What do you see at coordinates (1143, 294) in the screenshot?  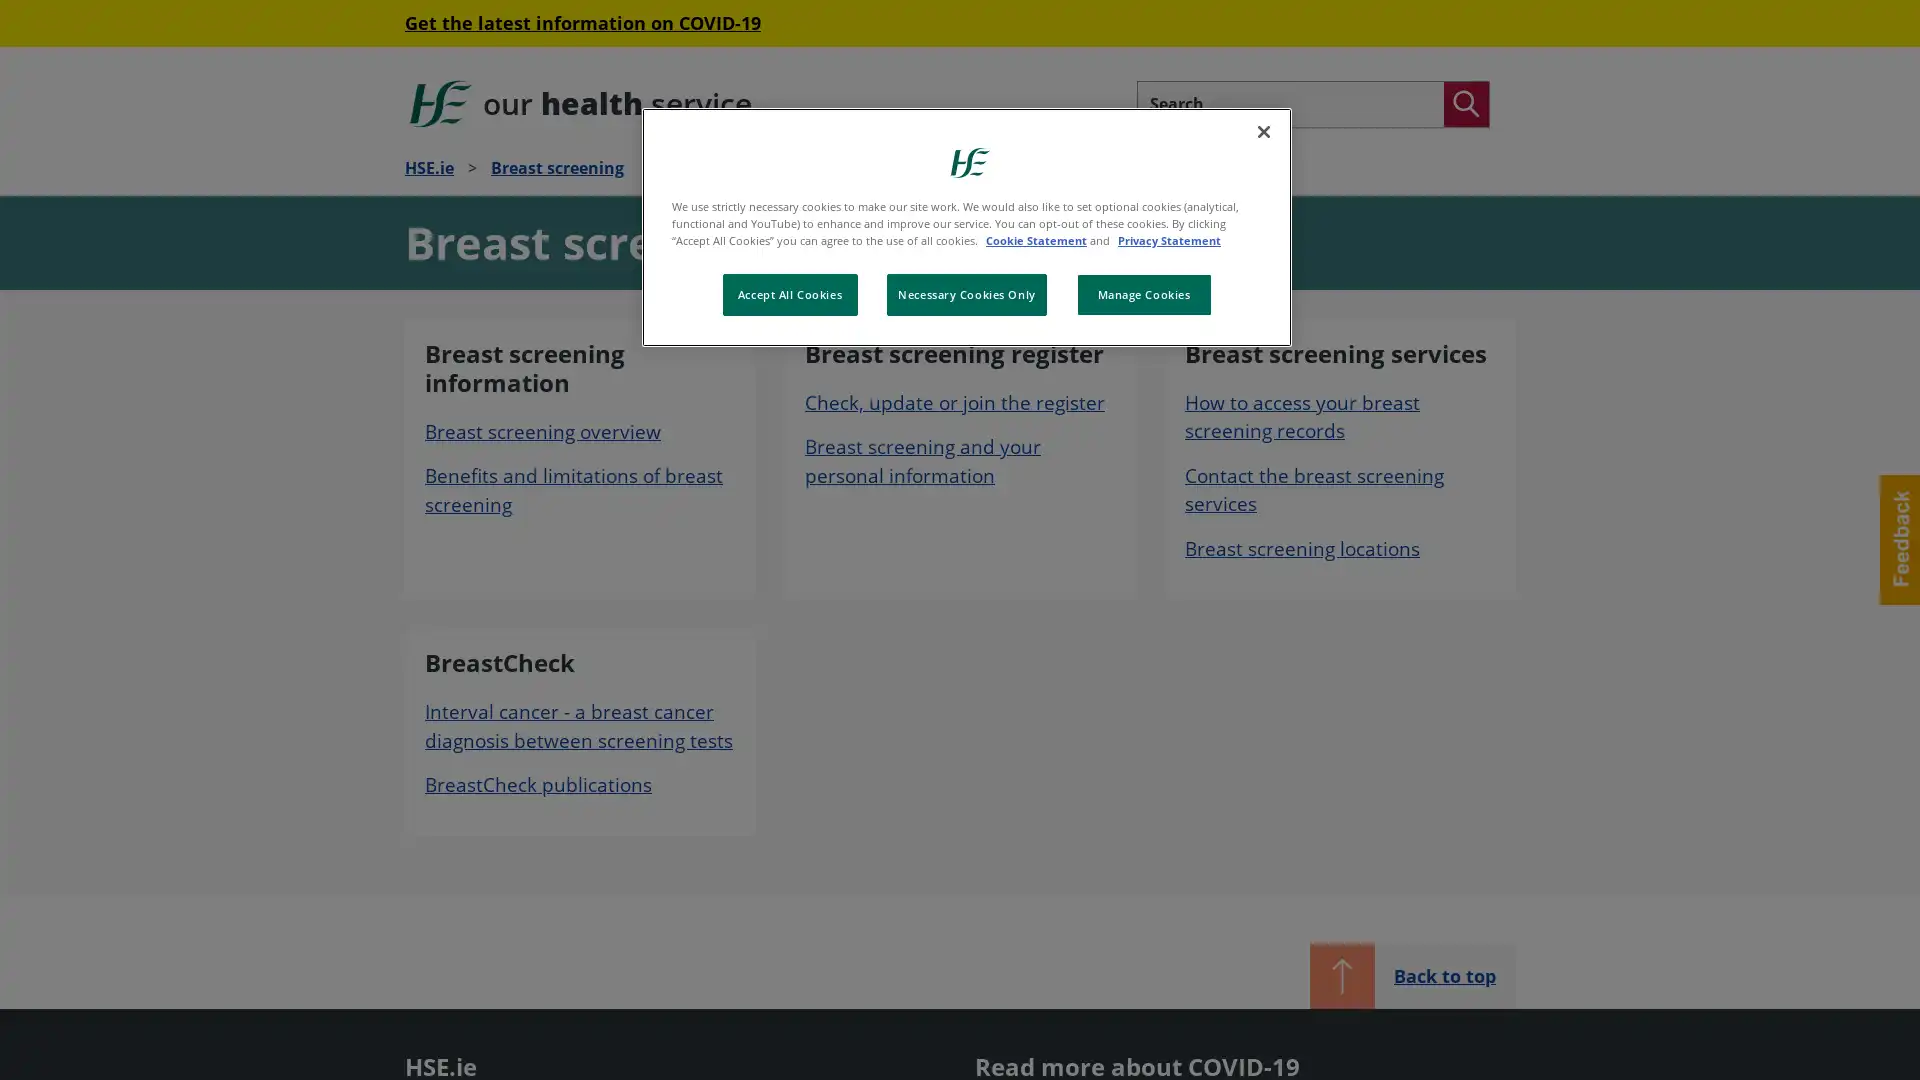 I see `Manage Cookies` at bounding box center [1143, 294].